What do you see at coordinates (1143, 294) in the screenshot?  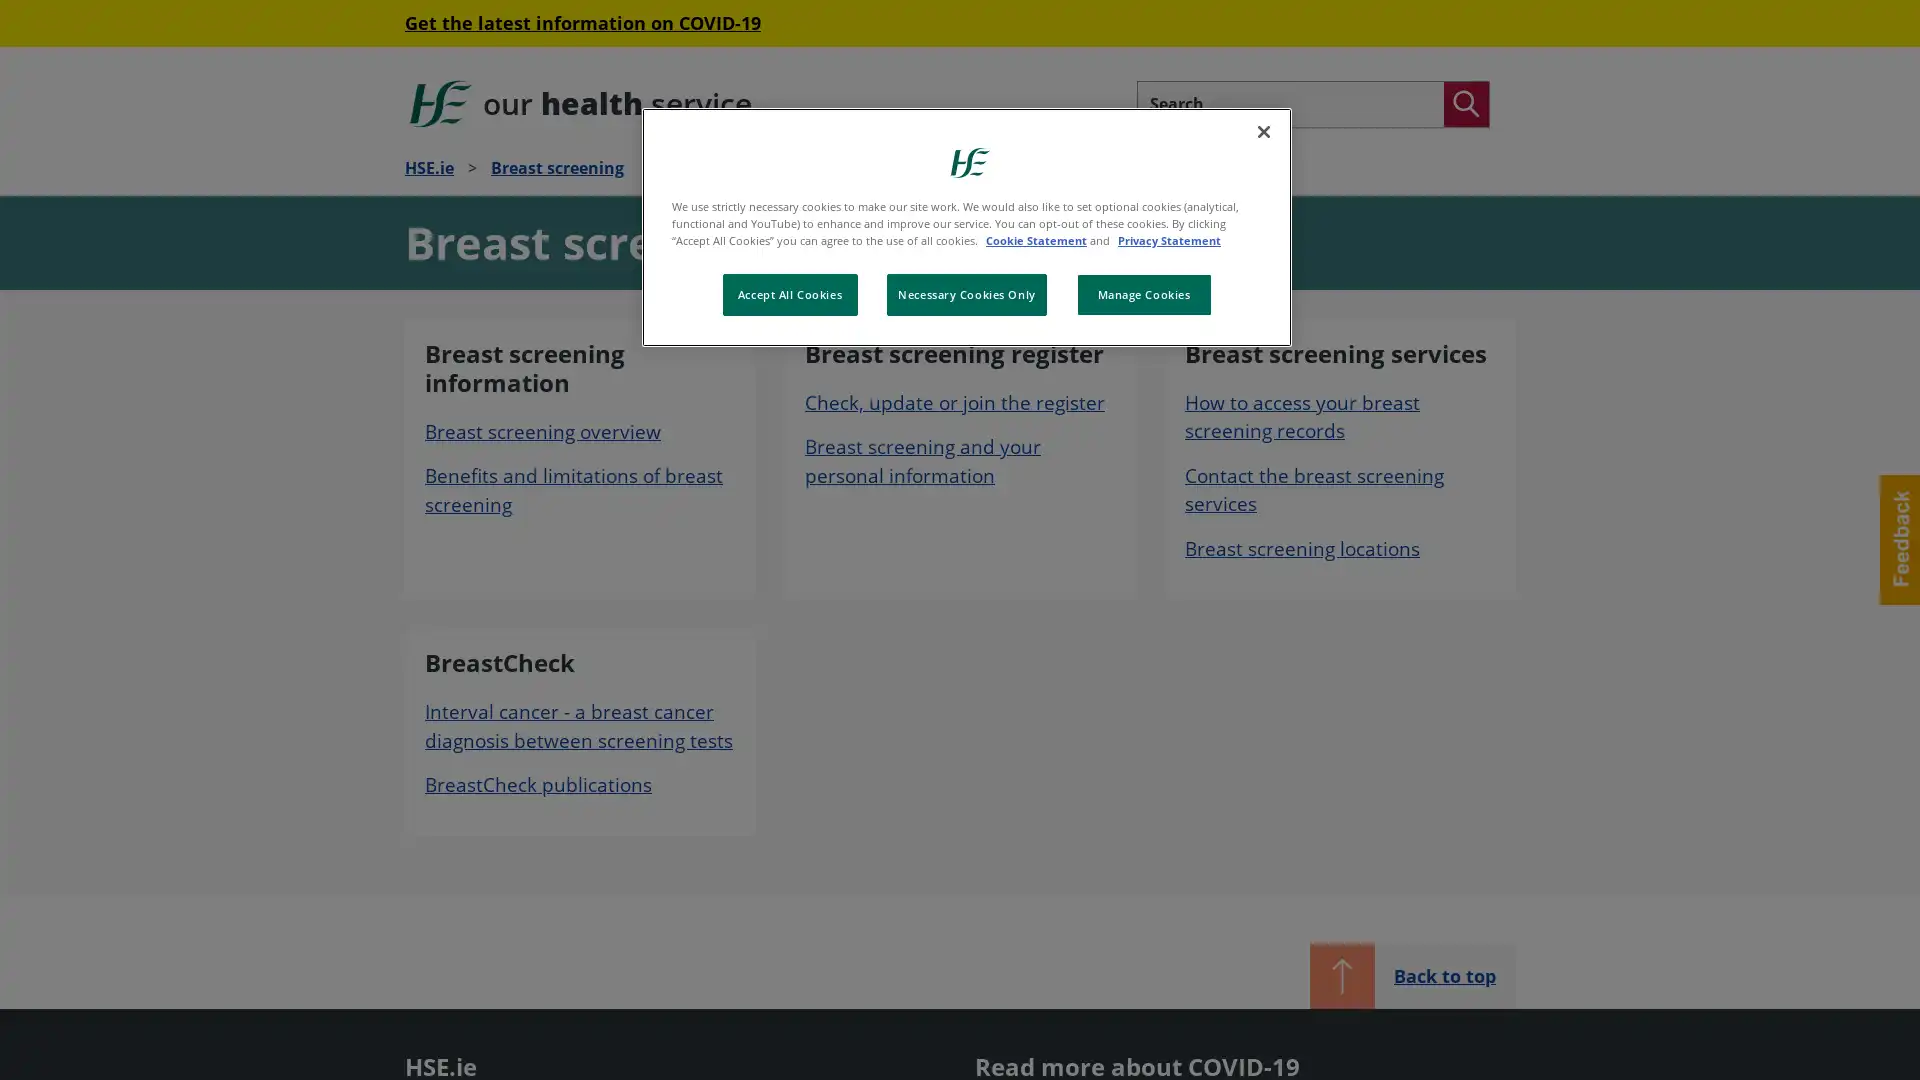 I see `Manage Cookies` at bounding box center [1143, 294].